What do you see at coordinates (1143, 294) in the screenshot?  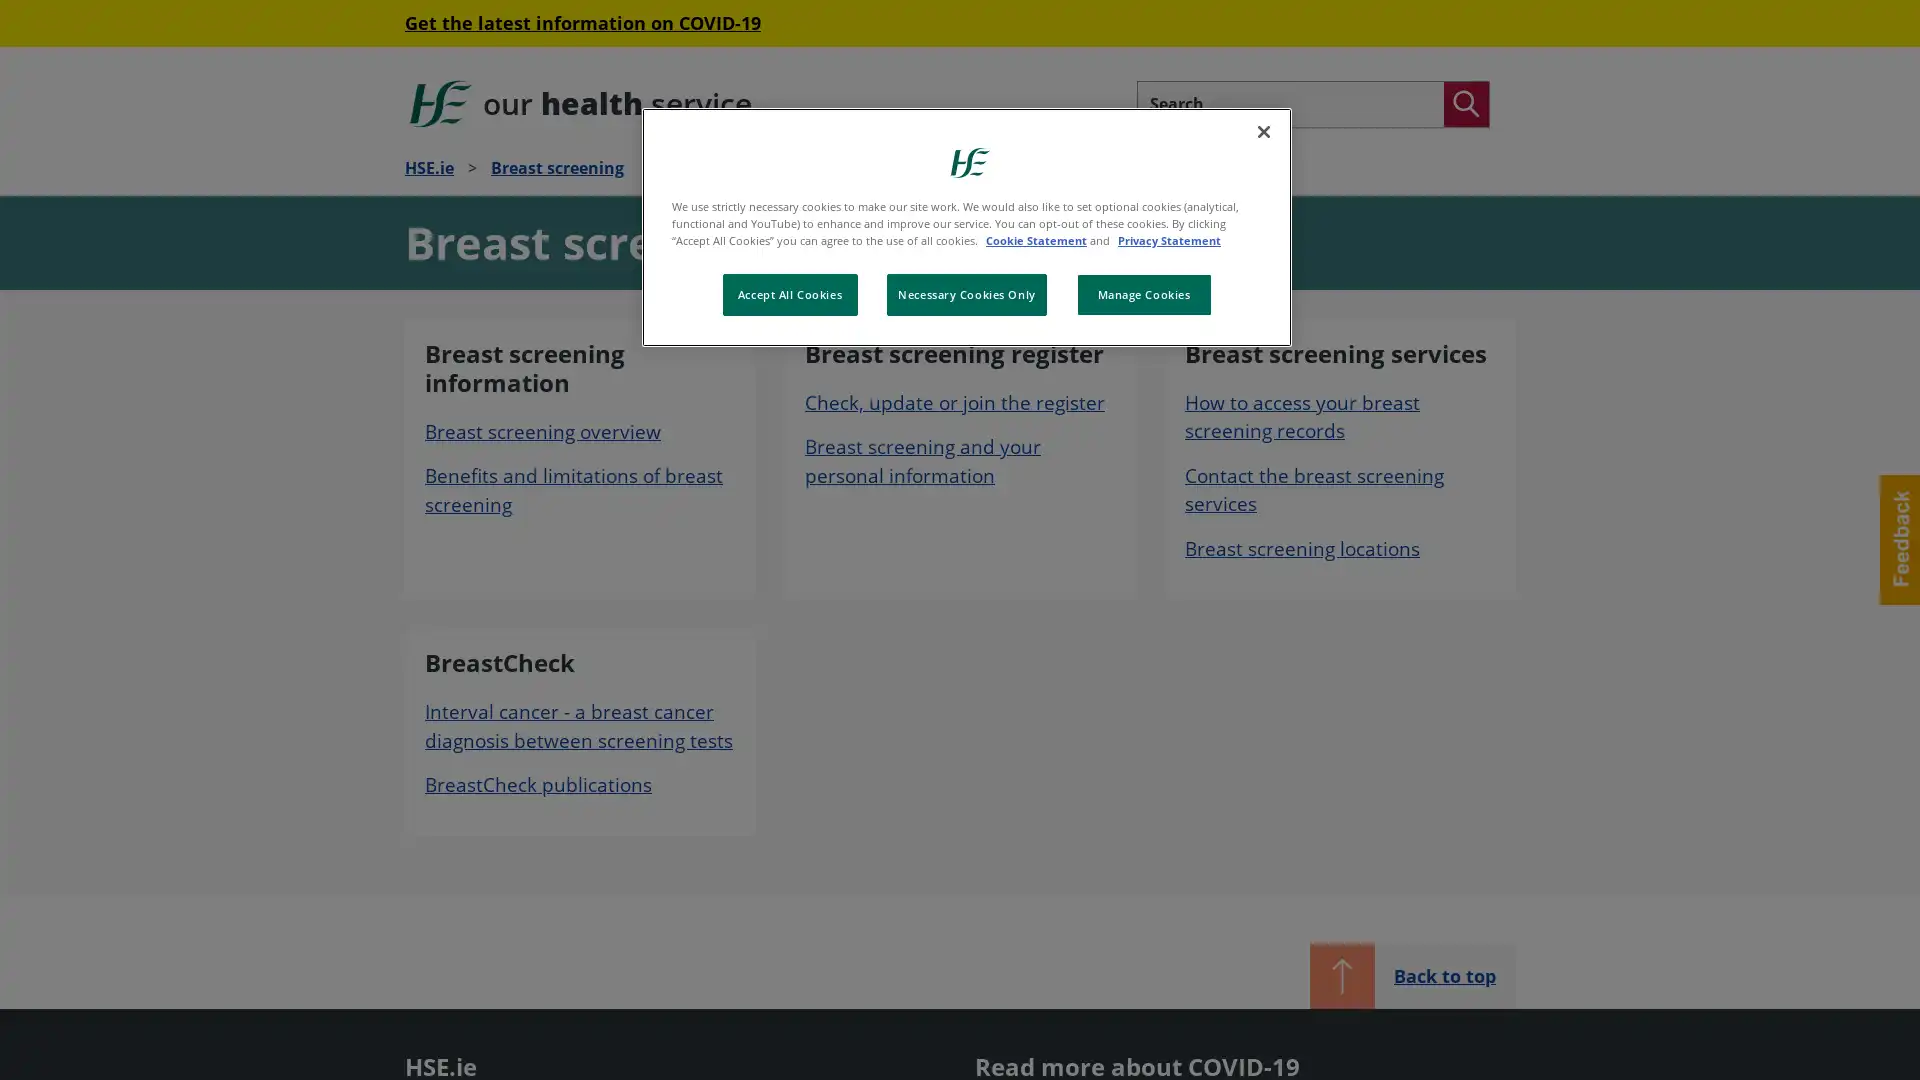 I see `Manage Cookies` at bounding box center [1143, 294].